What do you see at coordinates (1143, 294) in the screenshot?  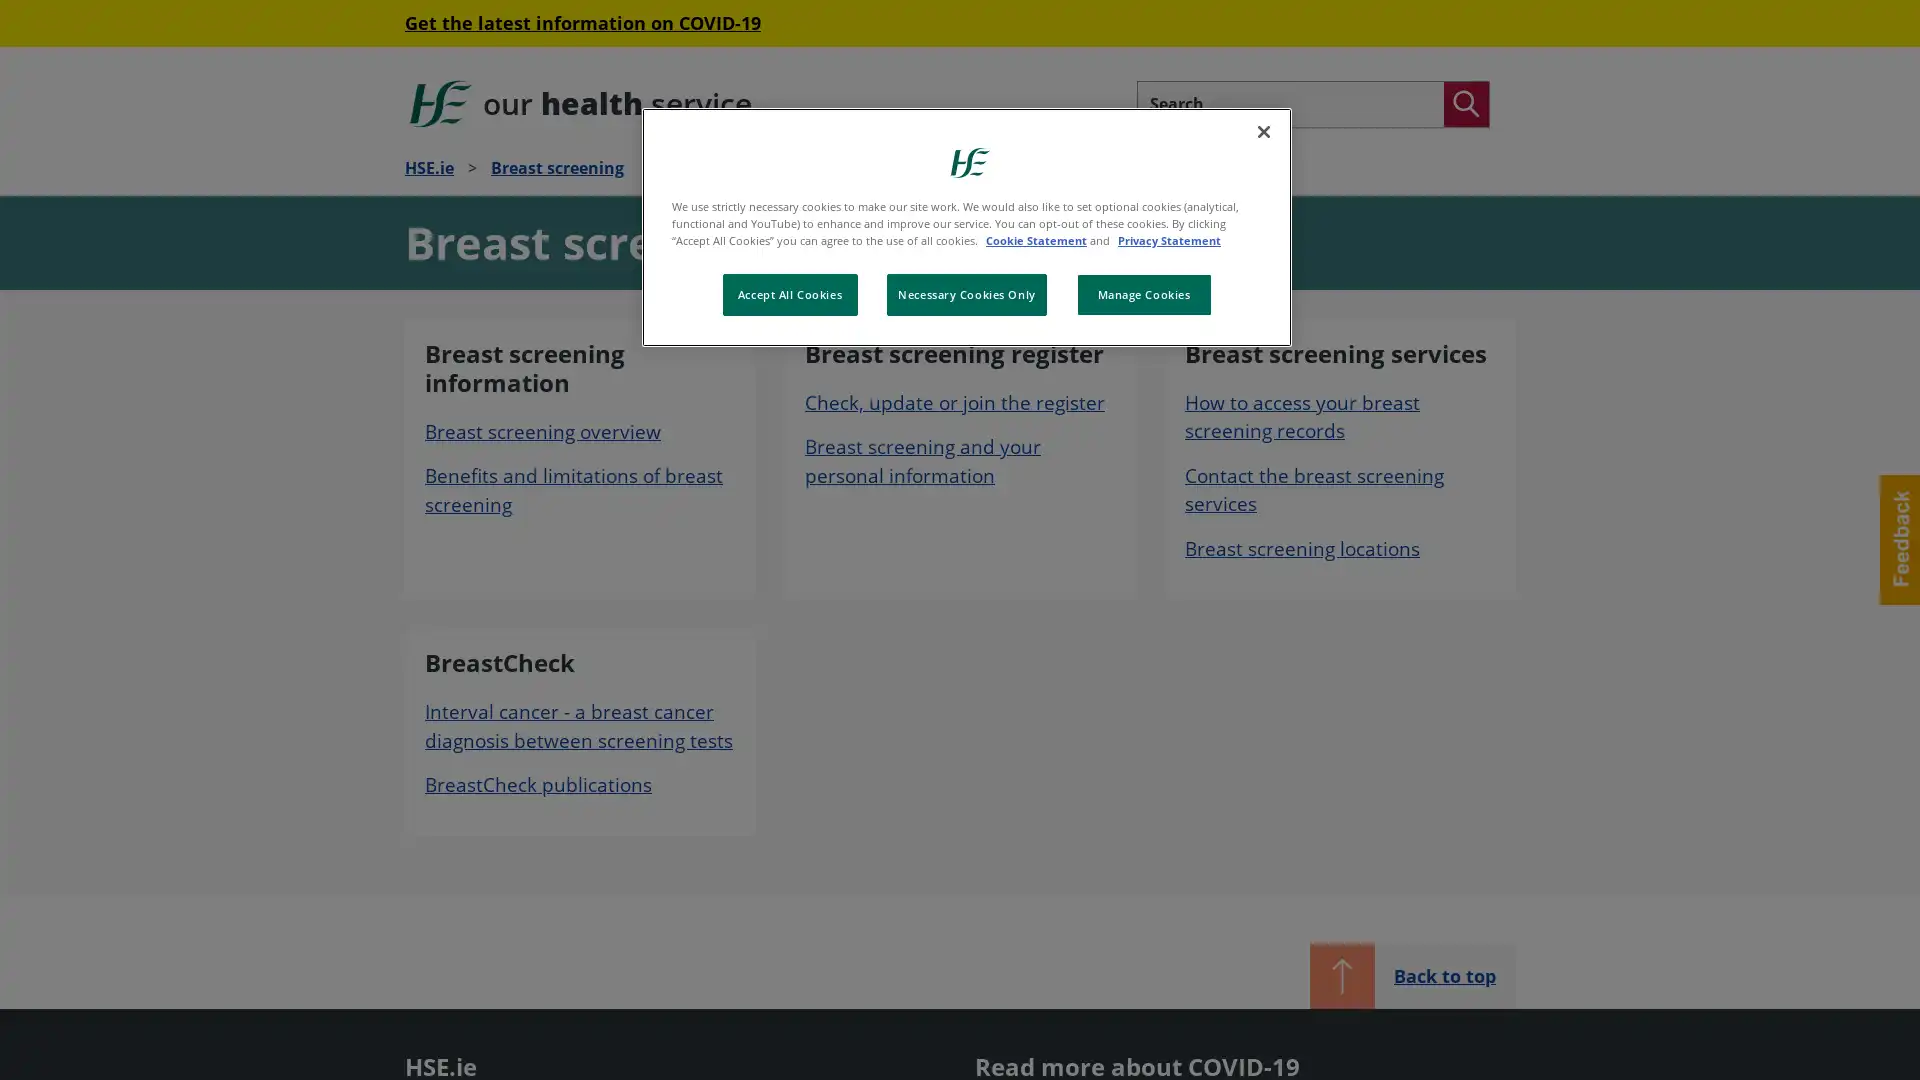 I see `Manage Cookies` at bounding box center [1143, 294].